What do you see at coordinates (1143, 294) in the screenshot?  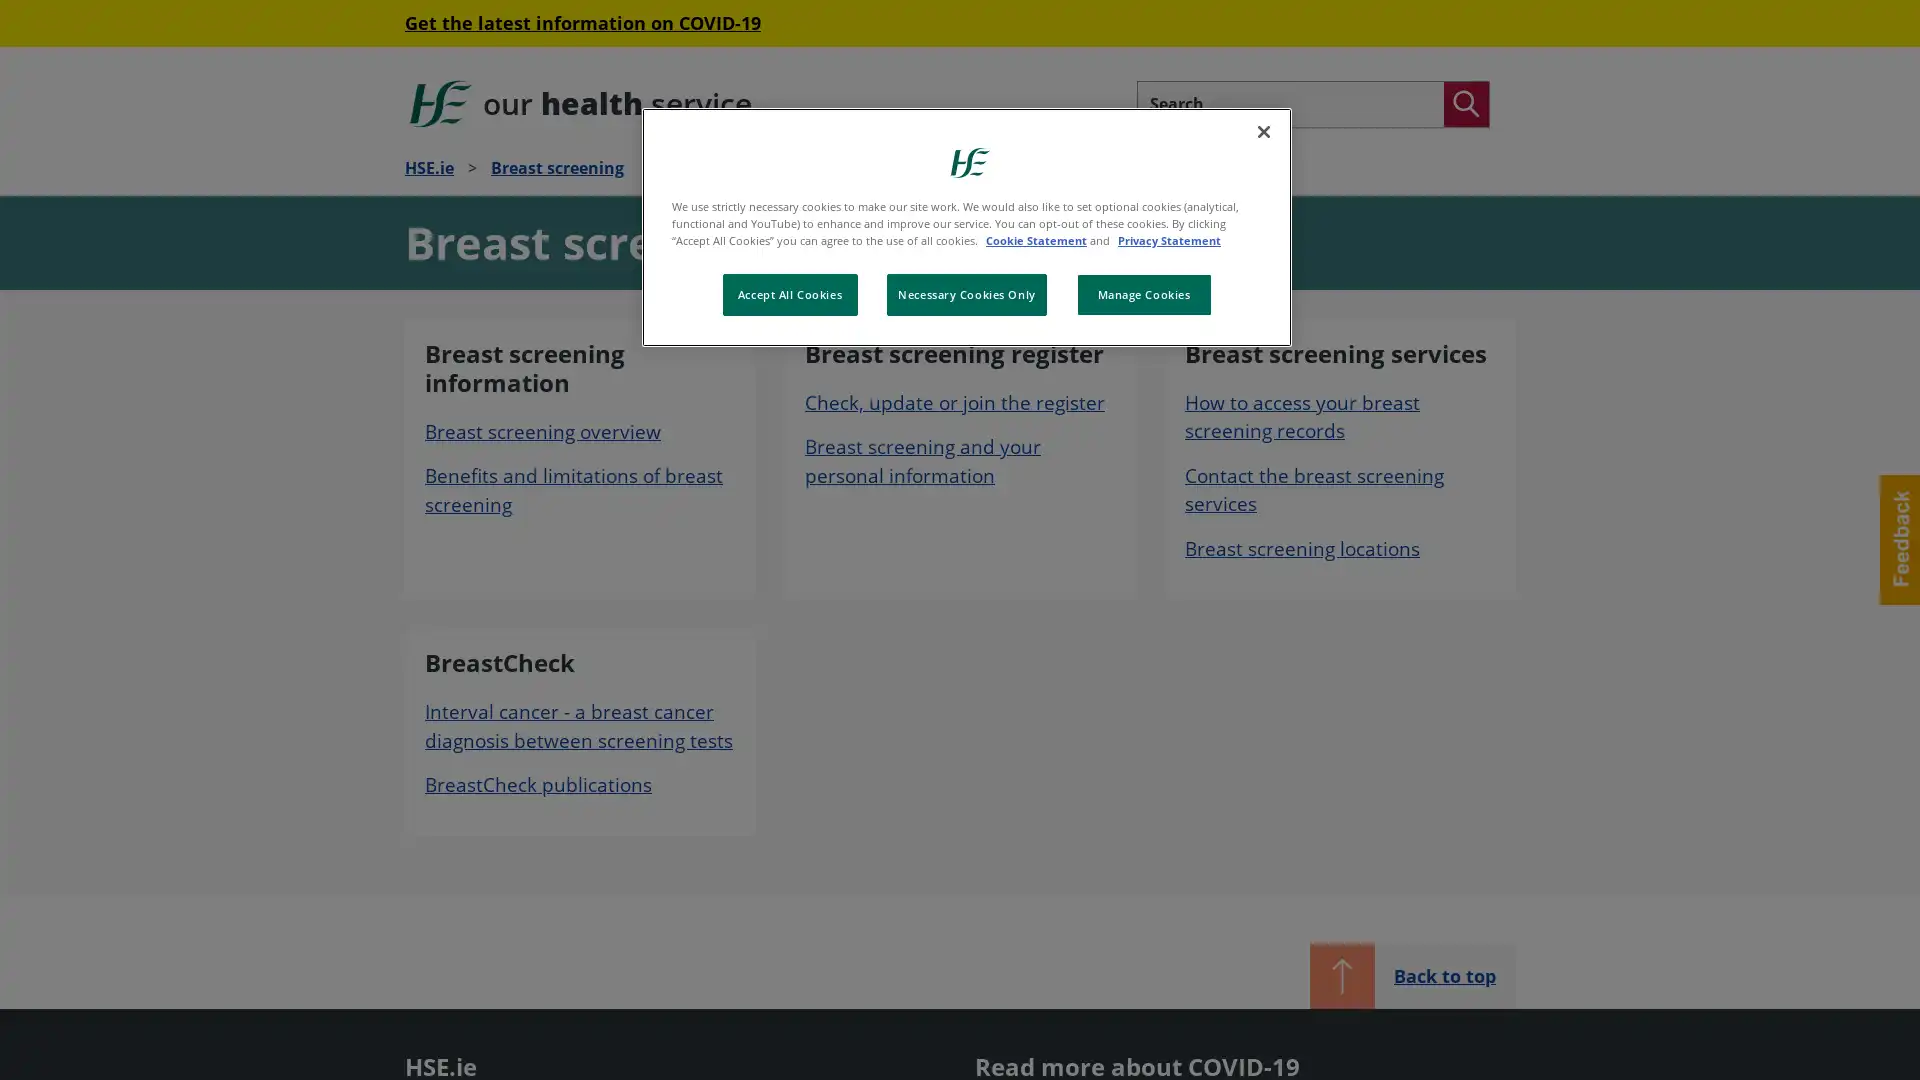 I see `Manage Cookies` at bounding box center [1143, 294].